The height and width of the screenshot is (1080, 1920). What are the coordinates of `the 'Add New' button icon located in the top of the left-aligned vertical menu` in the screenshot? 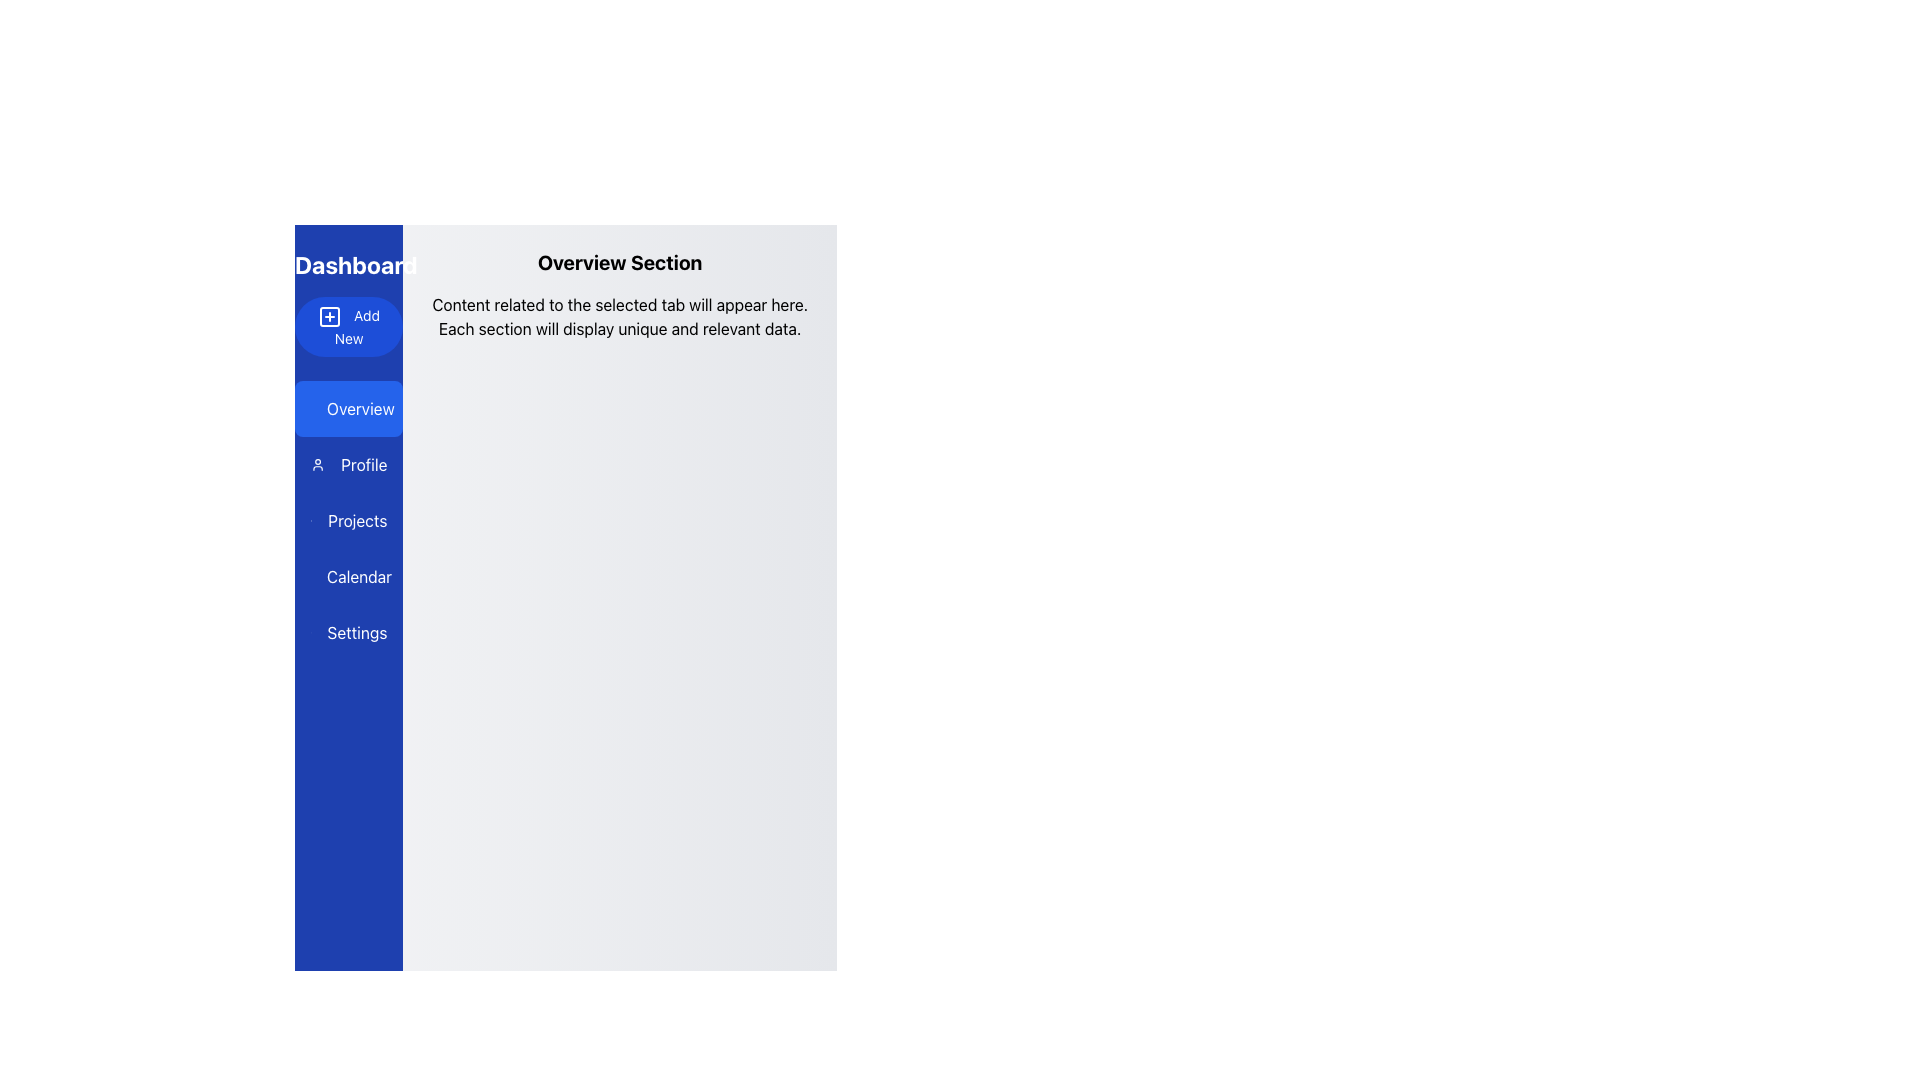 It's located at (330, 315).